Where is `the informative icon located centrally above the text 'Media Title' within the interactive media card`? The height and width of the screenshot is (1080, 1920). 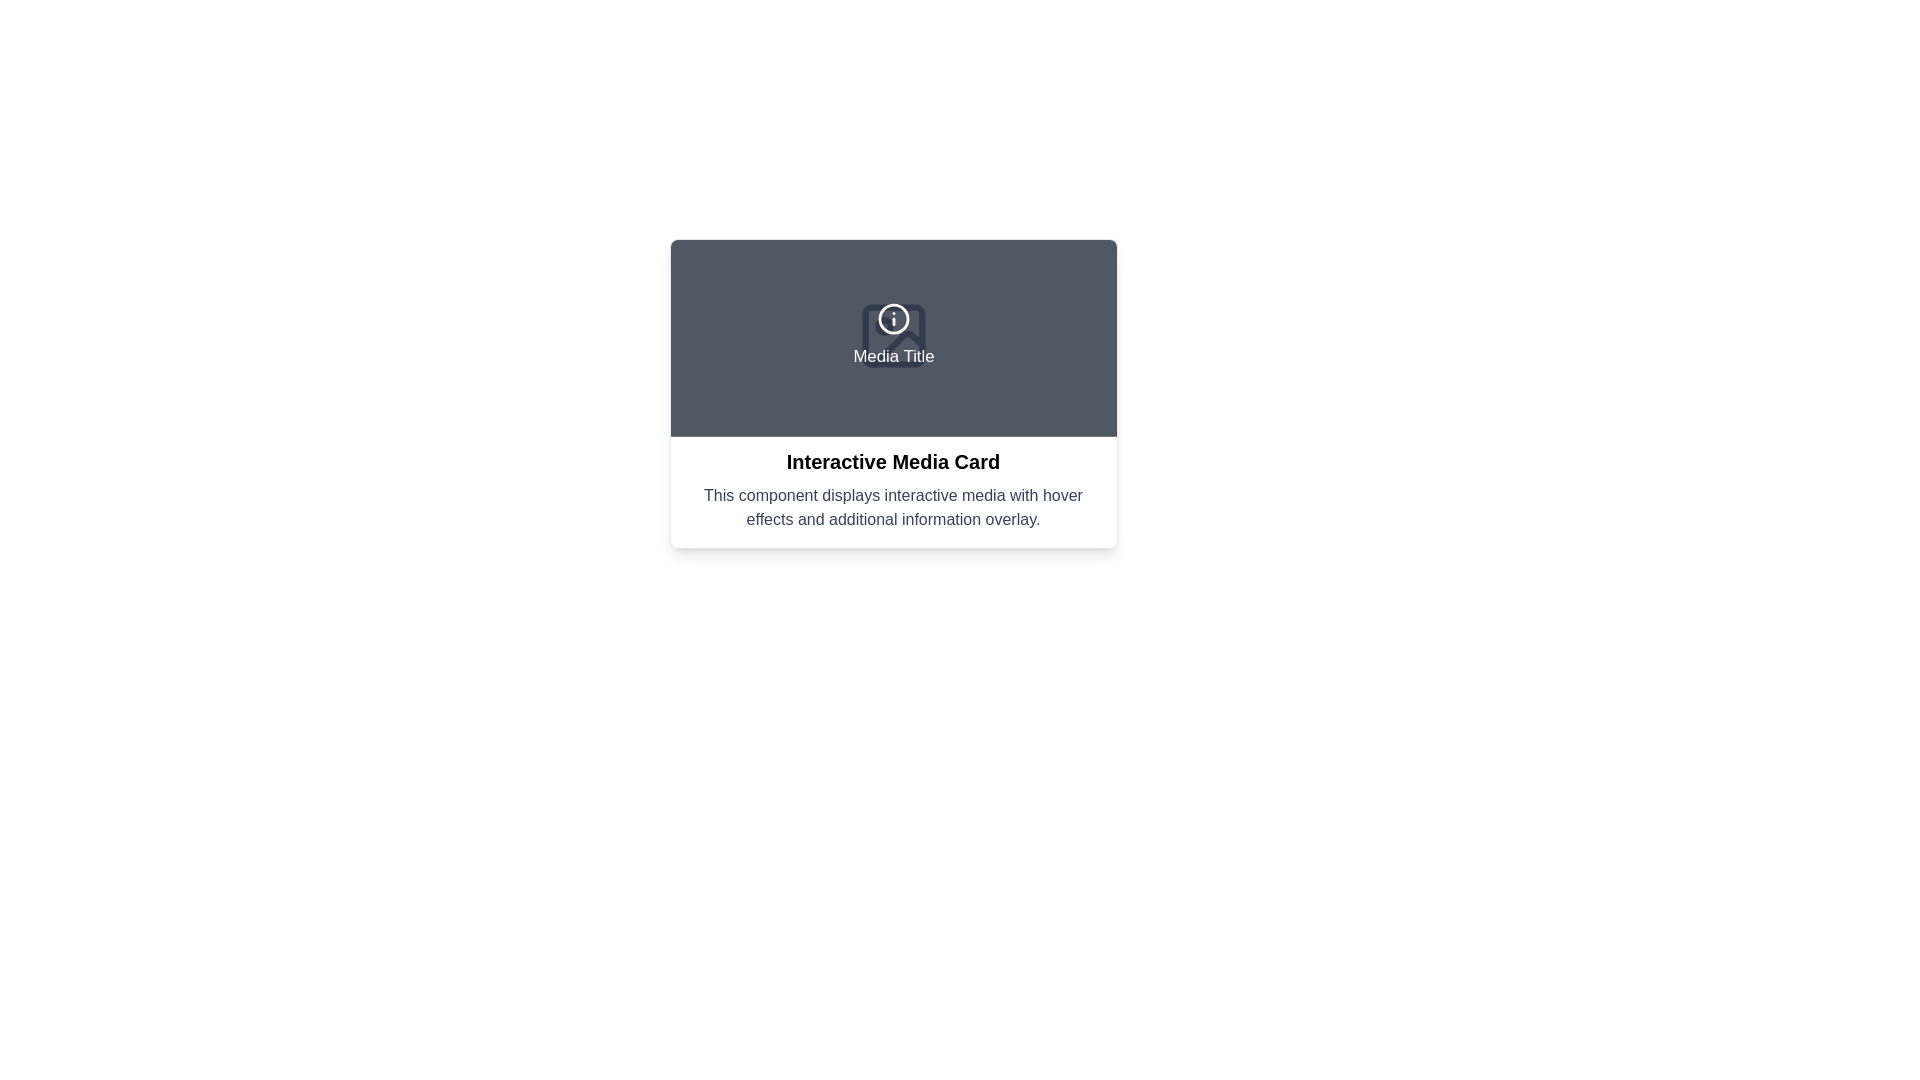
the informative icon located centrally above the text 'Media Title' within the interactive media card is located at coordinates (892, 318).